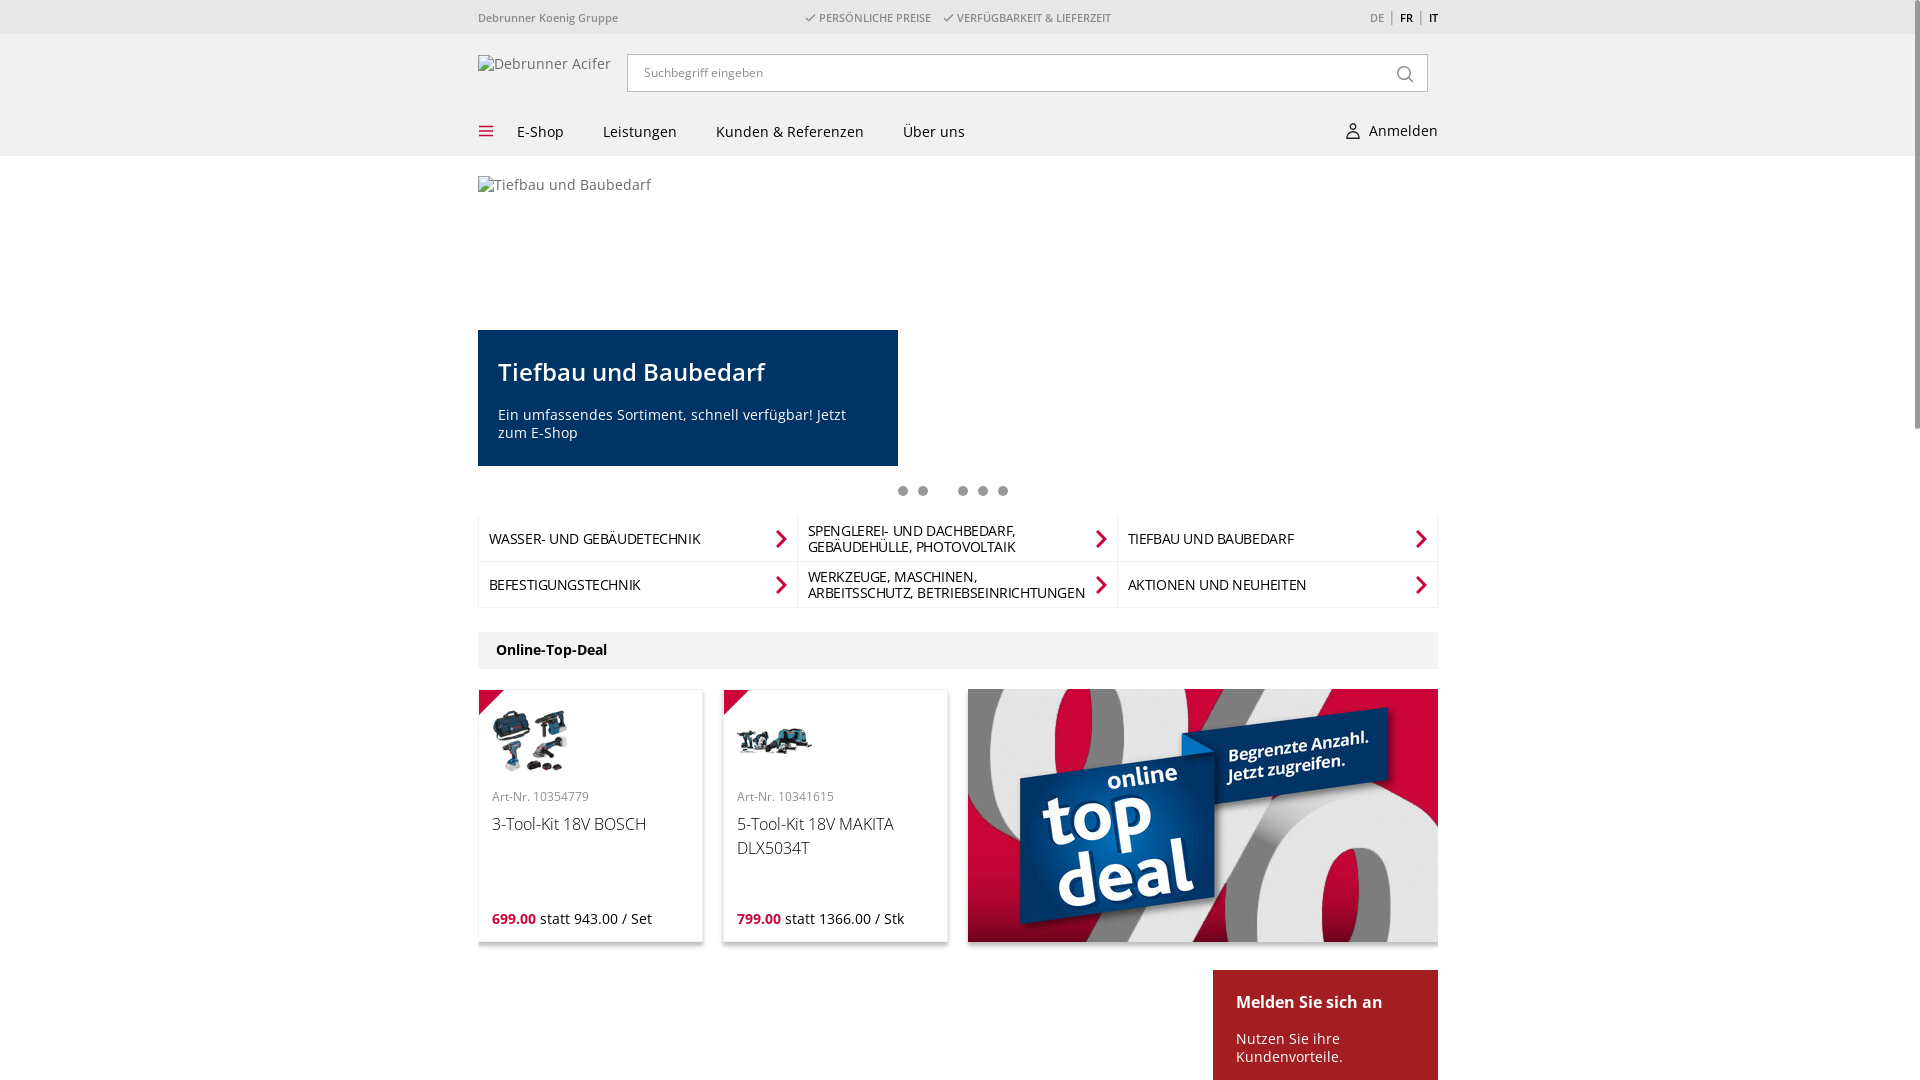 This screenshot has height=1080, width=1920. What do you see at coordinates (477, 63) in the screenshot?
I see `'Debrunner Acifer'` at bounding box center [477, 63].